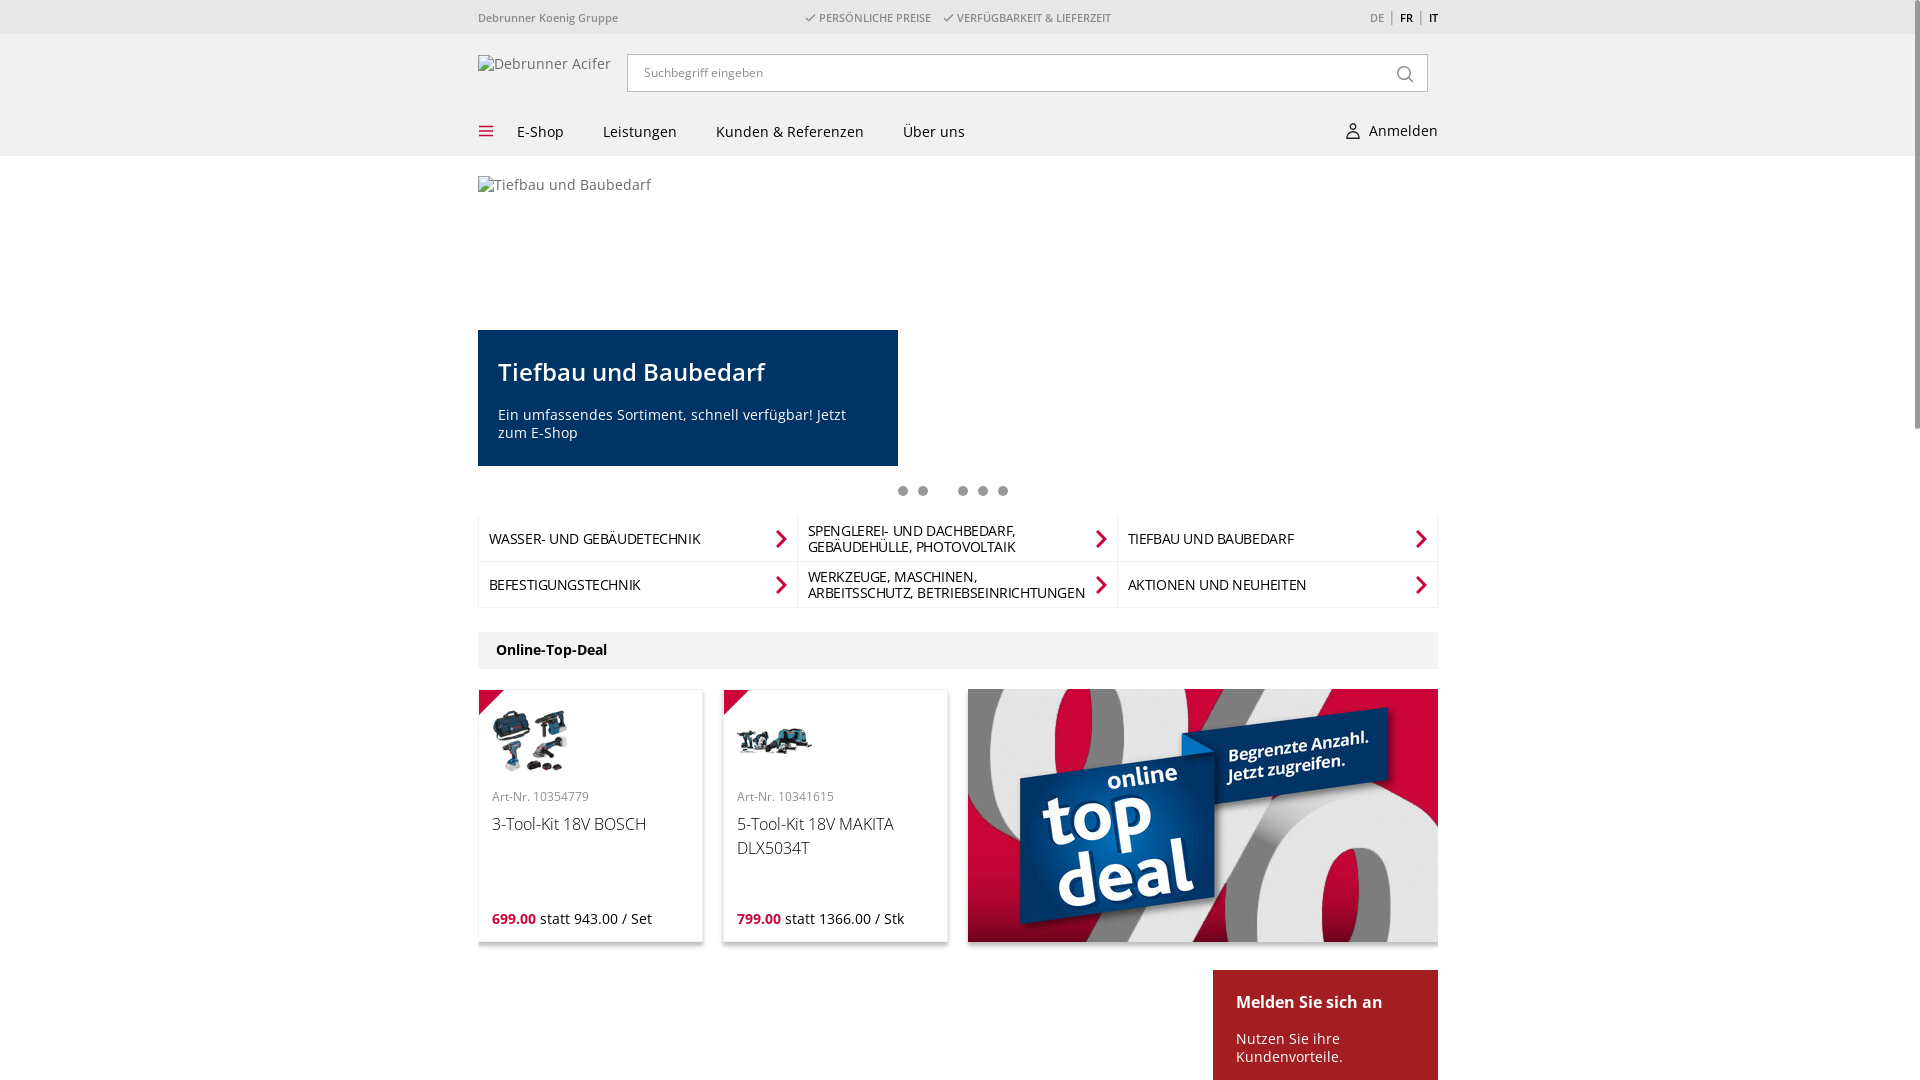 This screenshot has height=1080, width=1920. What do you see at coordinates (477, 63) in the screenshot?
I see `'Debrunner Acifer'` at bounding box center [477, 63].